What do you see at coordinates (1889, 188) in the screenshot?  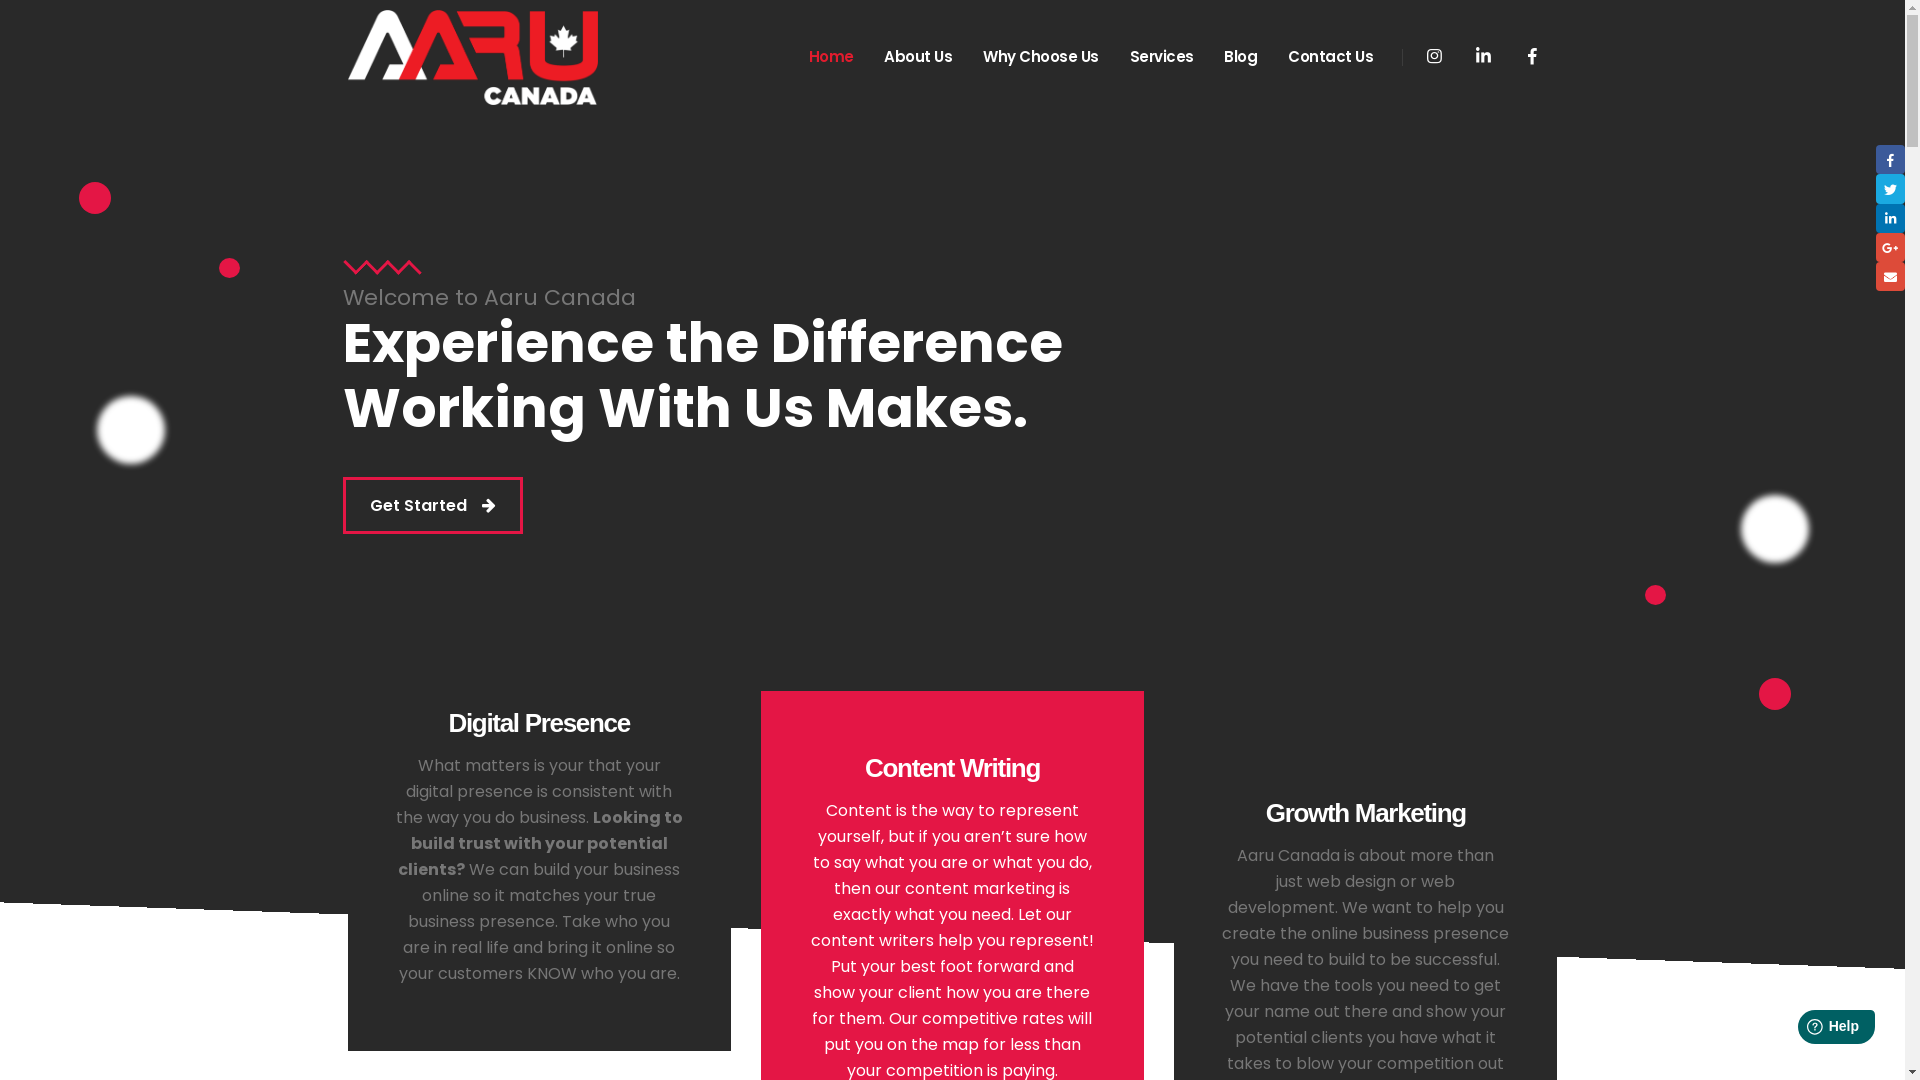 I see `'Twitter'` at bounding box center [1889, 188].